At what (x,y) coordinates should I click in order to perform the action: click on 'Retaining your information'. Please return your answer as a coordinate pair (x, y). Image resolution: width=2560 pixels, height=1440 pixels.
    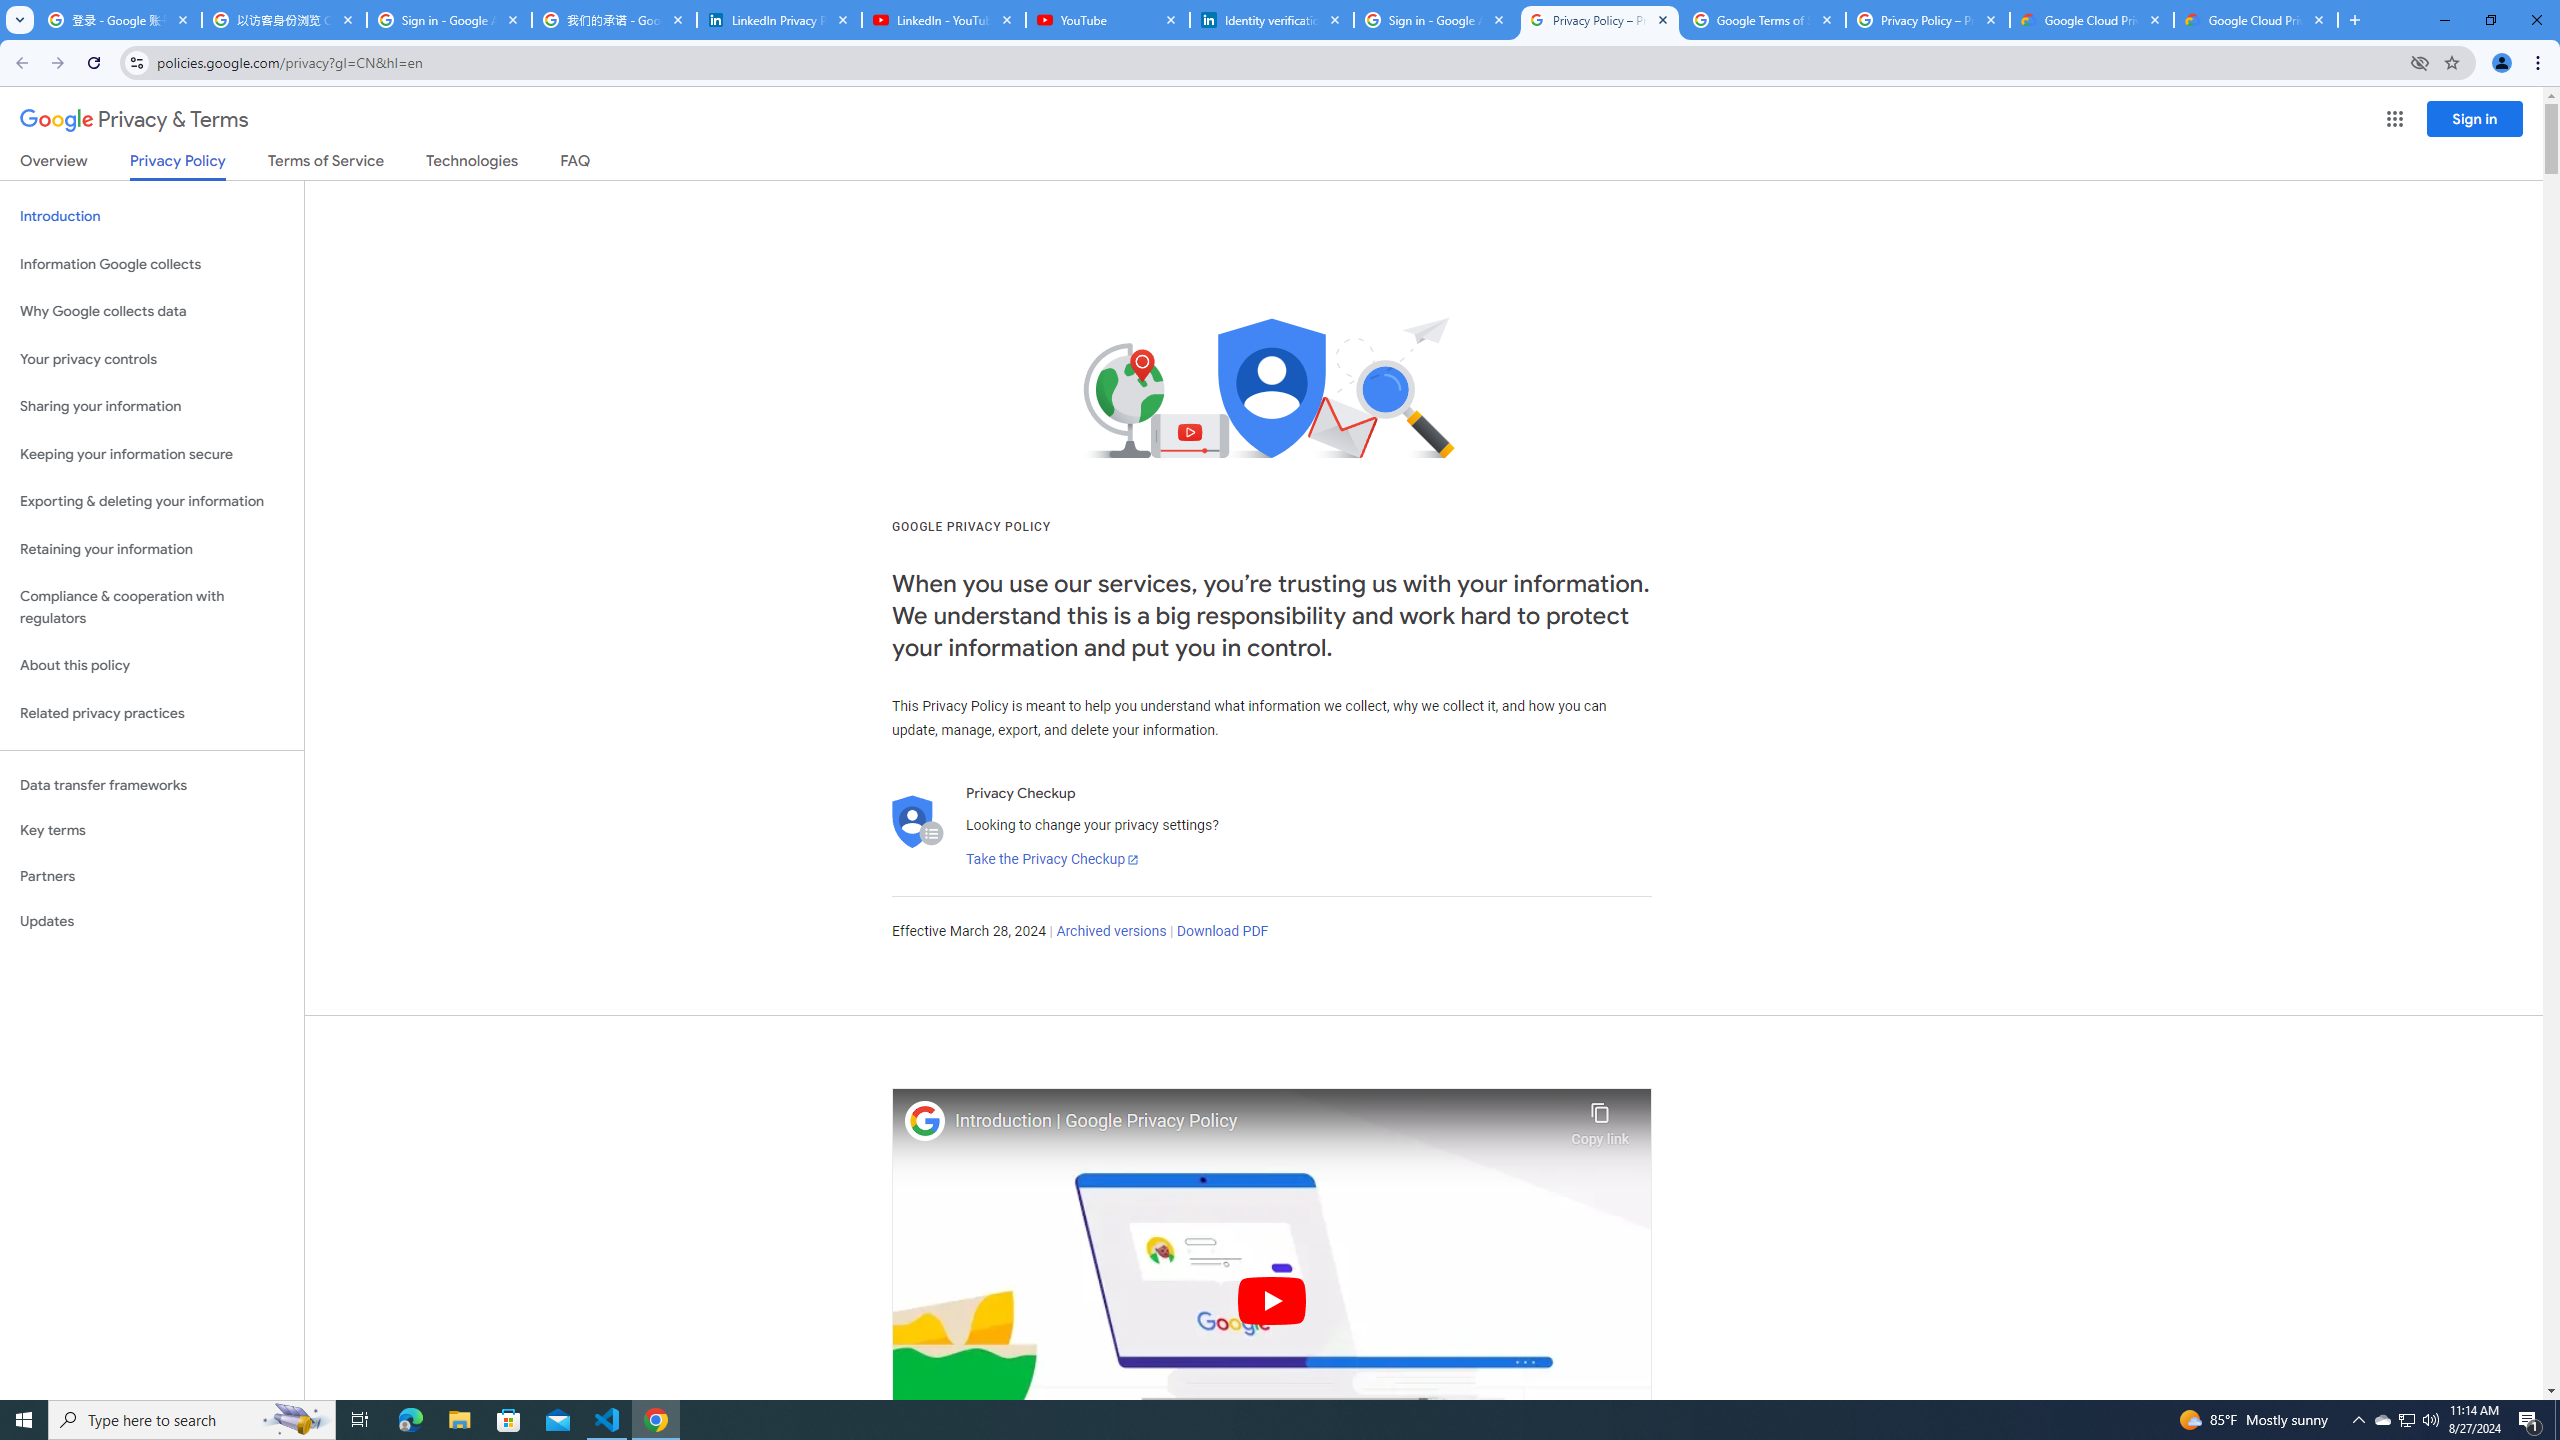
    Looking at the image, I should click on (151, 549).